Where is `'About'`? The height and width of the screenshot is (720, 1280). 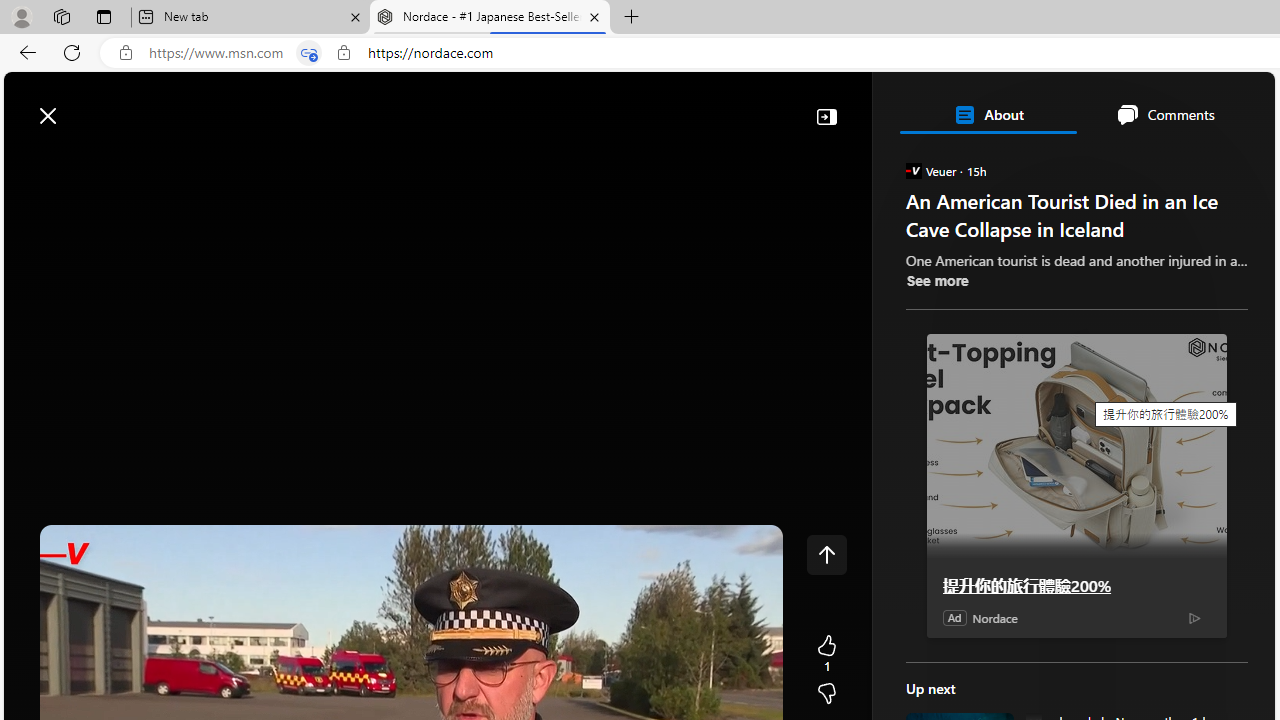 'About' is located at coordinates (987, 114).